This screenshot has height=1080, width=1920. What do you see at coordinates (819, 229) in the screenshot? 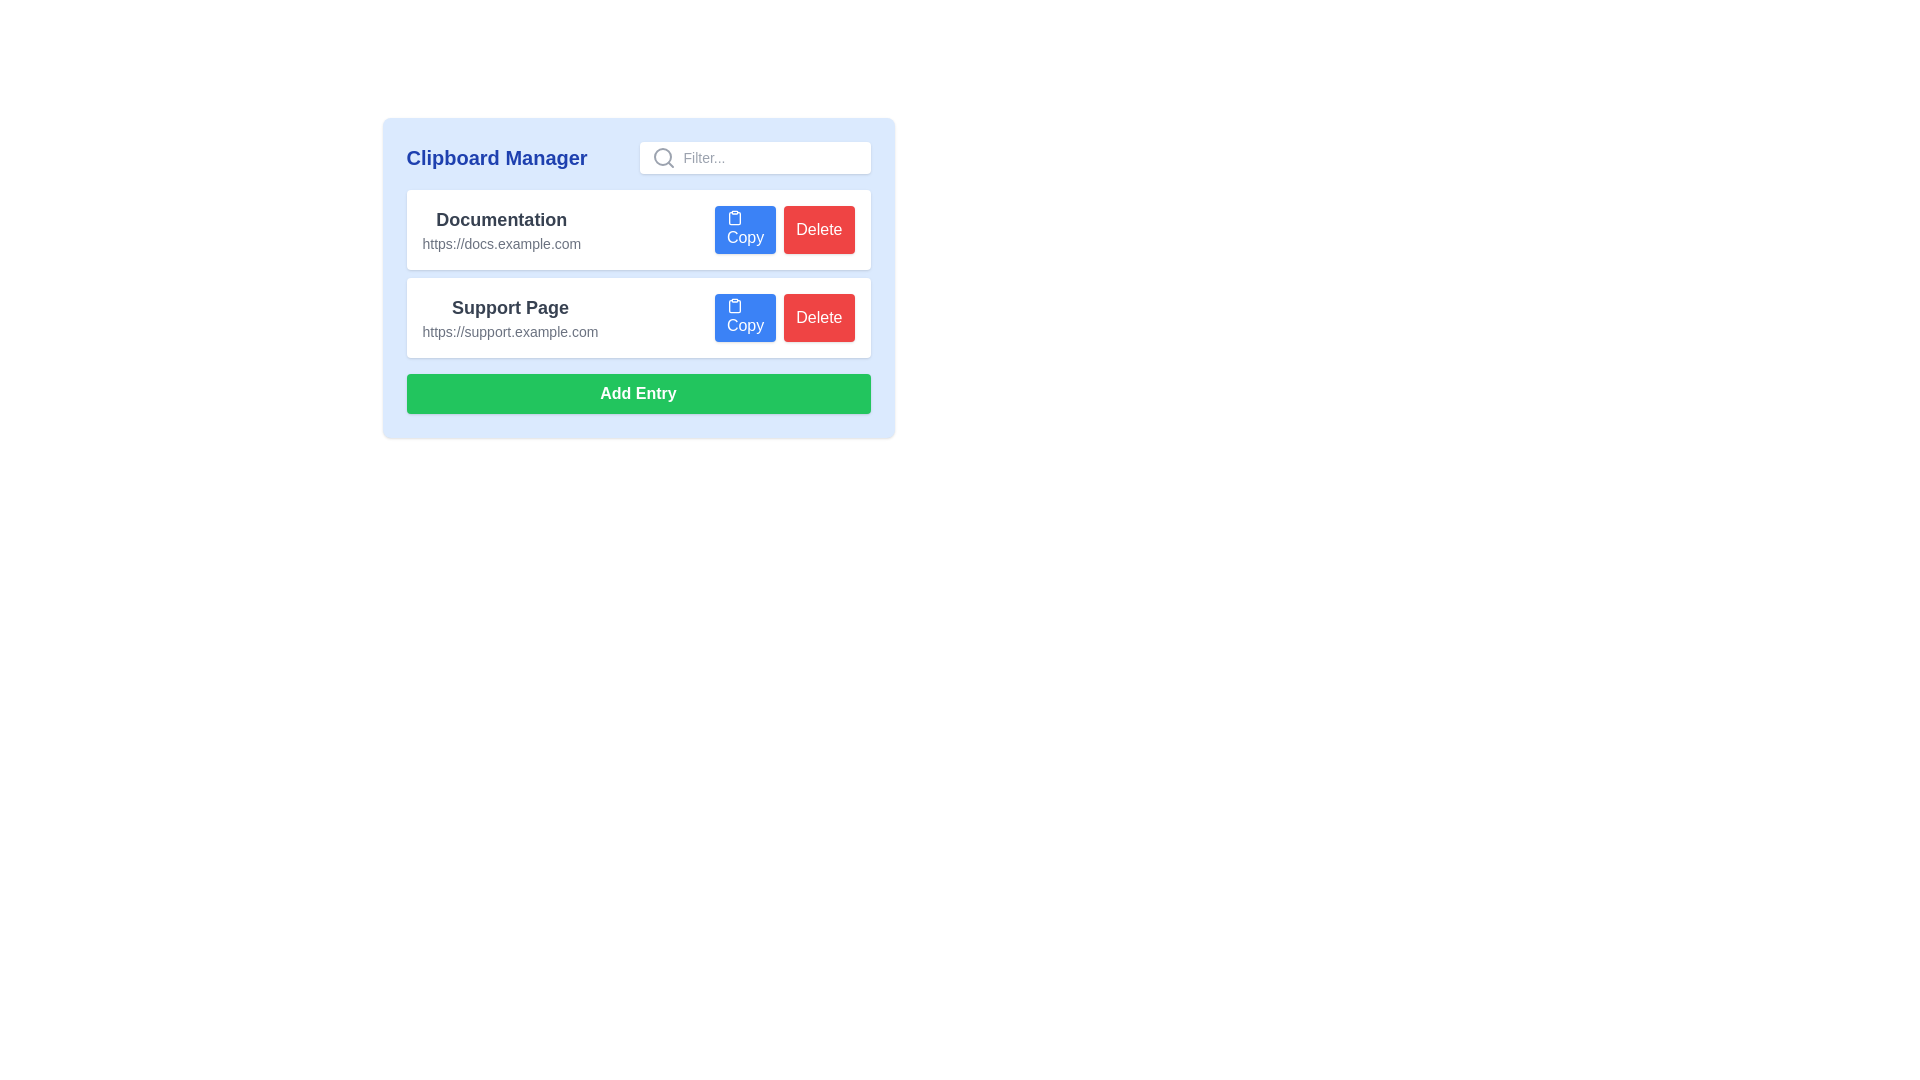
I see `the delete button located to the right of the 'Copy' button in the top right corner of the 'Documentation' entry field` at bounding box center [819, 229].